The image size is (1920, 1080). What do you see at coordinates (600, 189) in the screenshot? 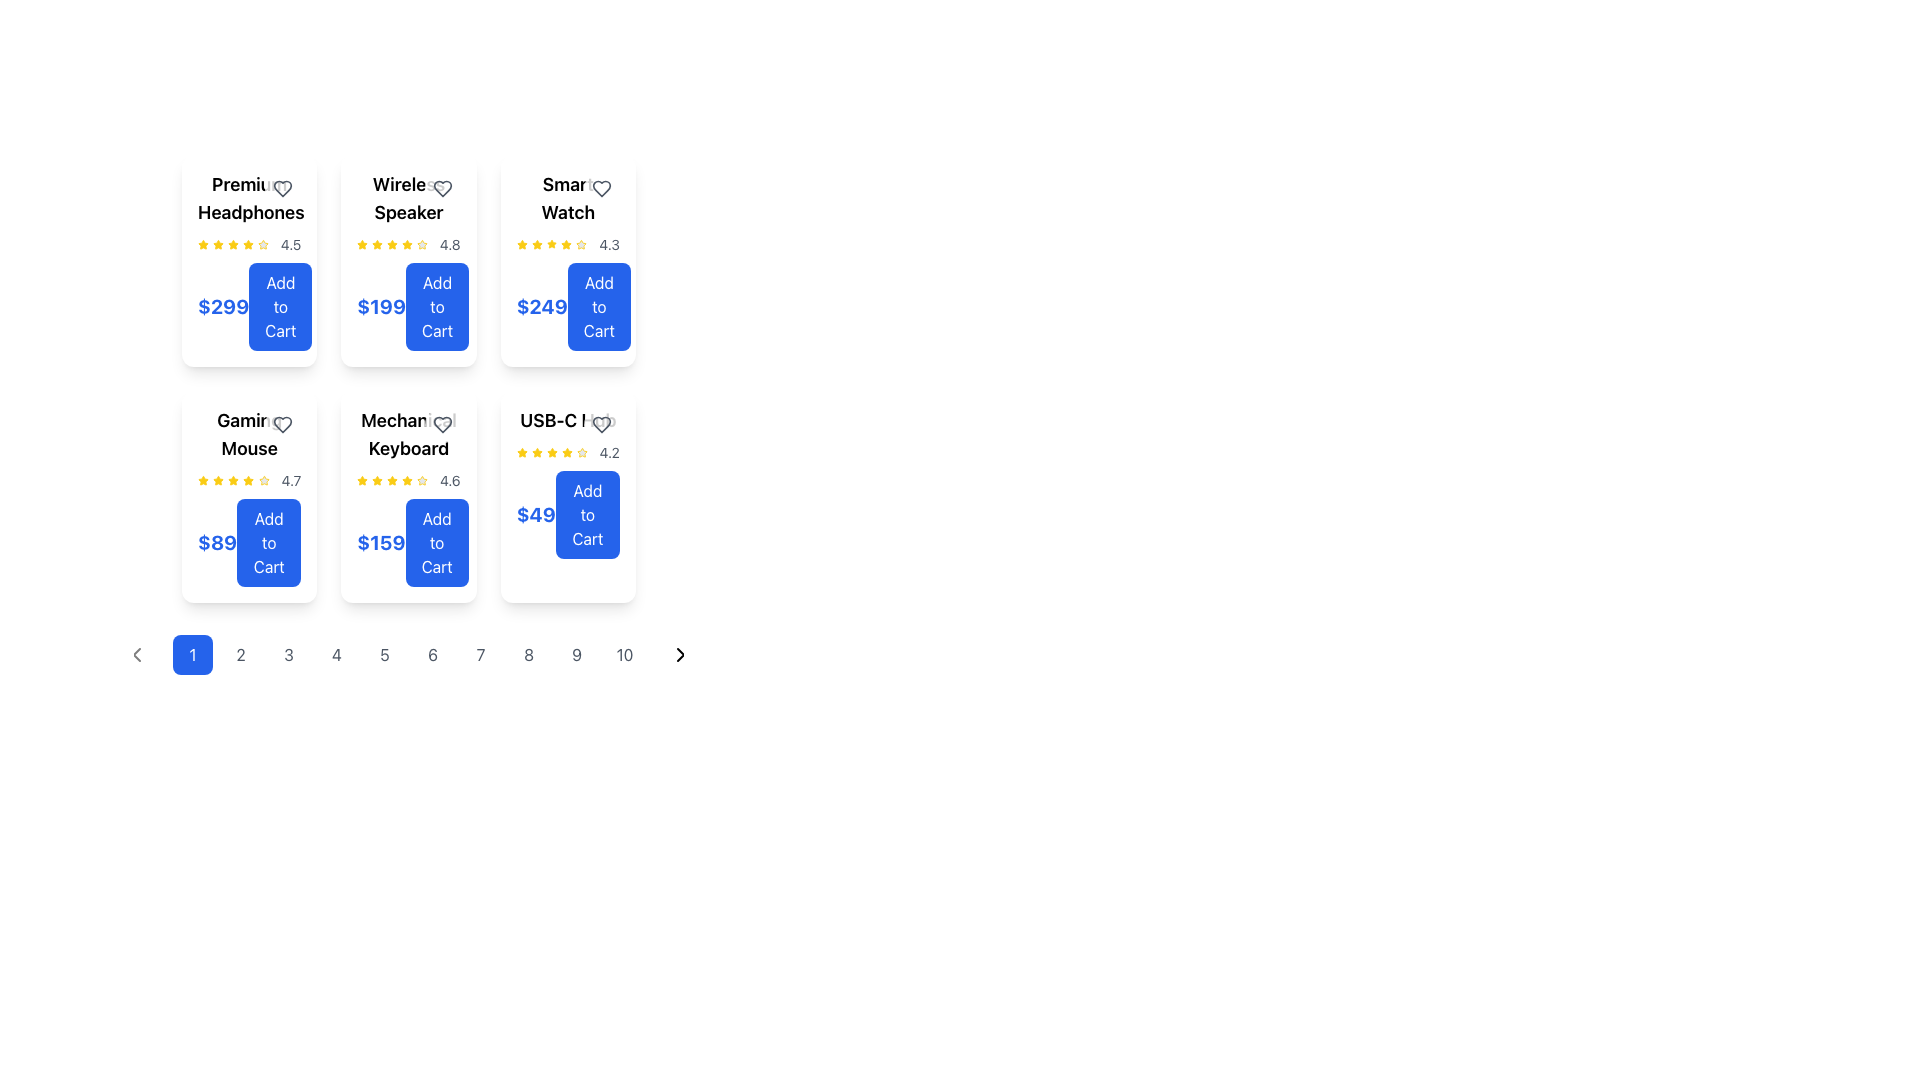
I see `the heart-shaped icon located in the top-right corner of the 'Smart Watch' card to mark it as a favorite` at bounding box center [600, 189].